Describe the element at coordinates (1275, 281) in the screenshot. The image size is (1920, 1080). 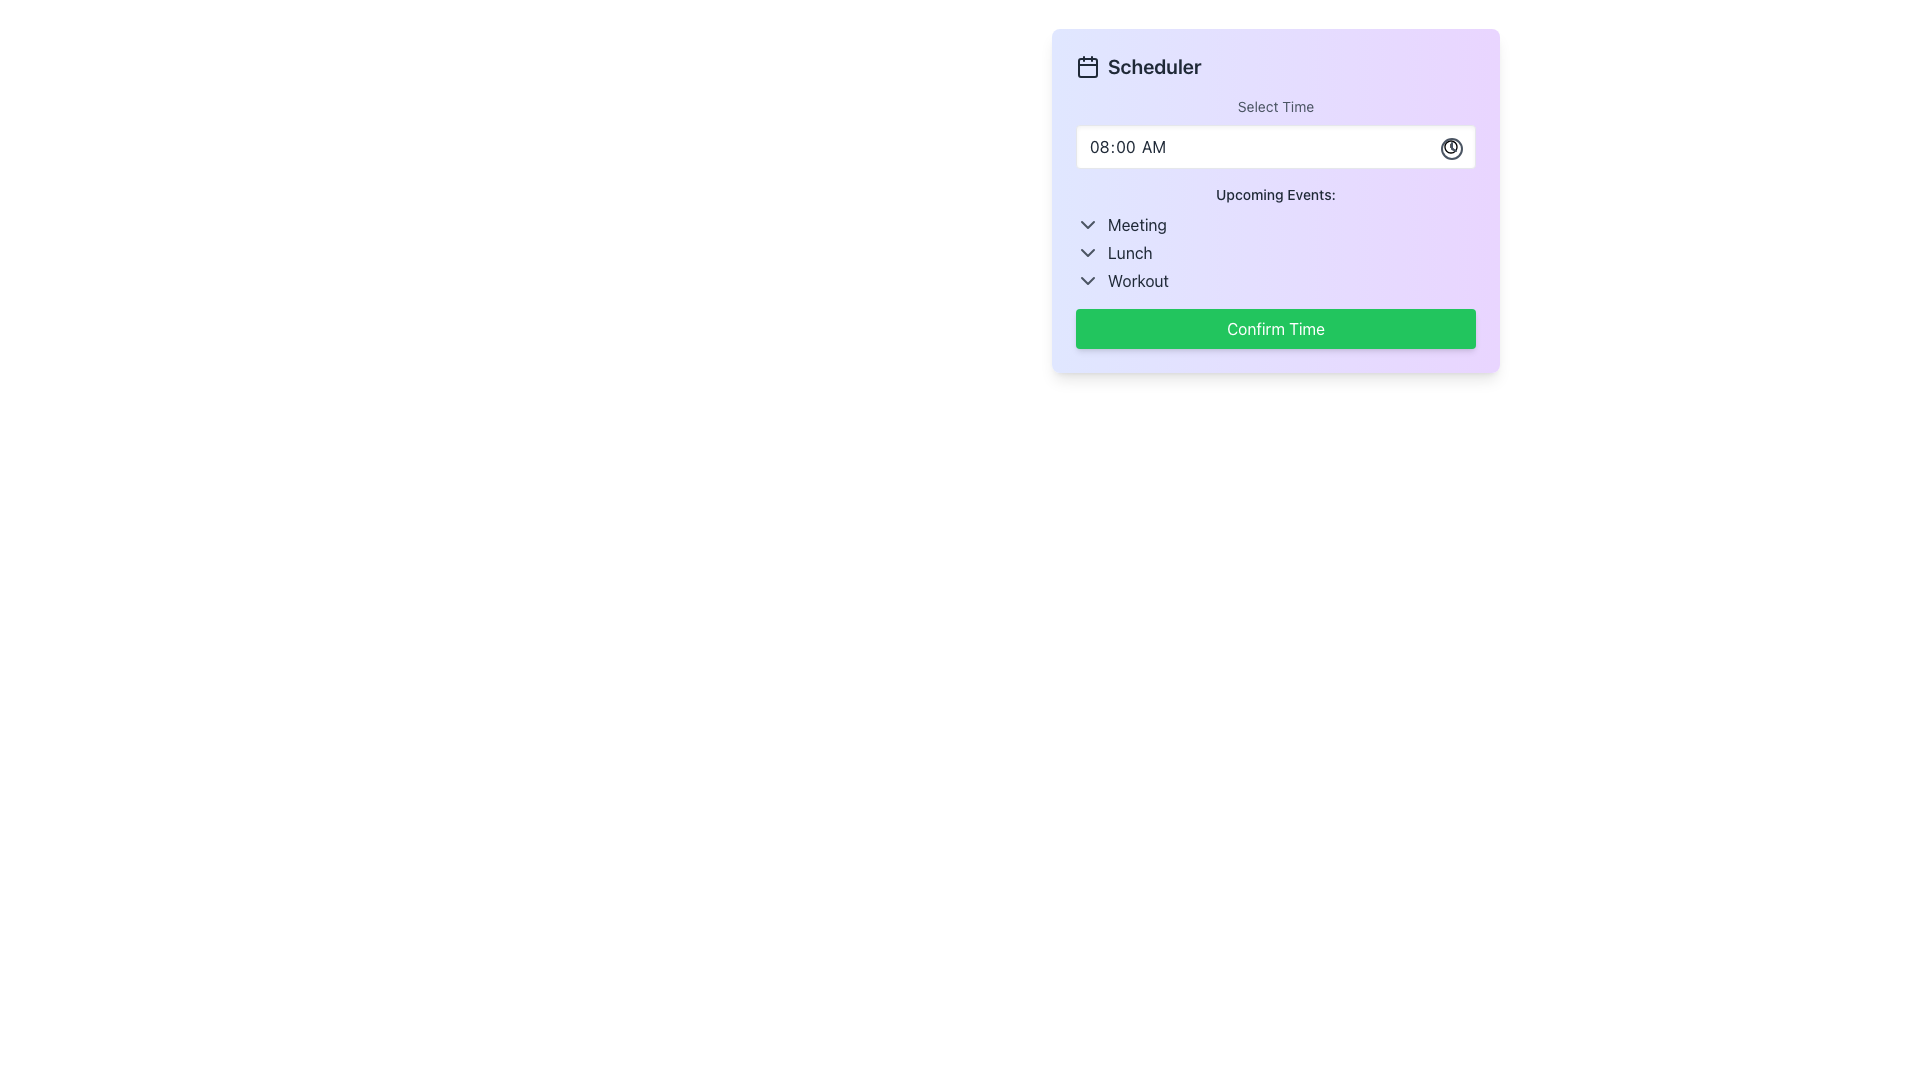
I see `the third list item labeled 'Workout' in the scheduling interface` at that location.